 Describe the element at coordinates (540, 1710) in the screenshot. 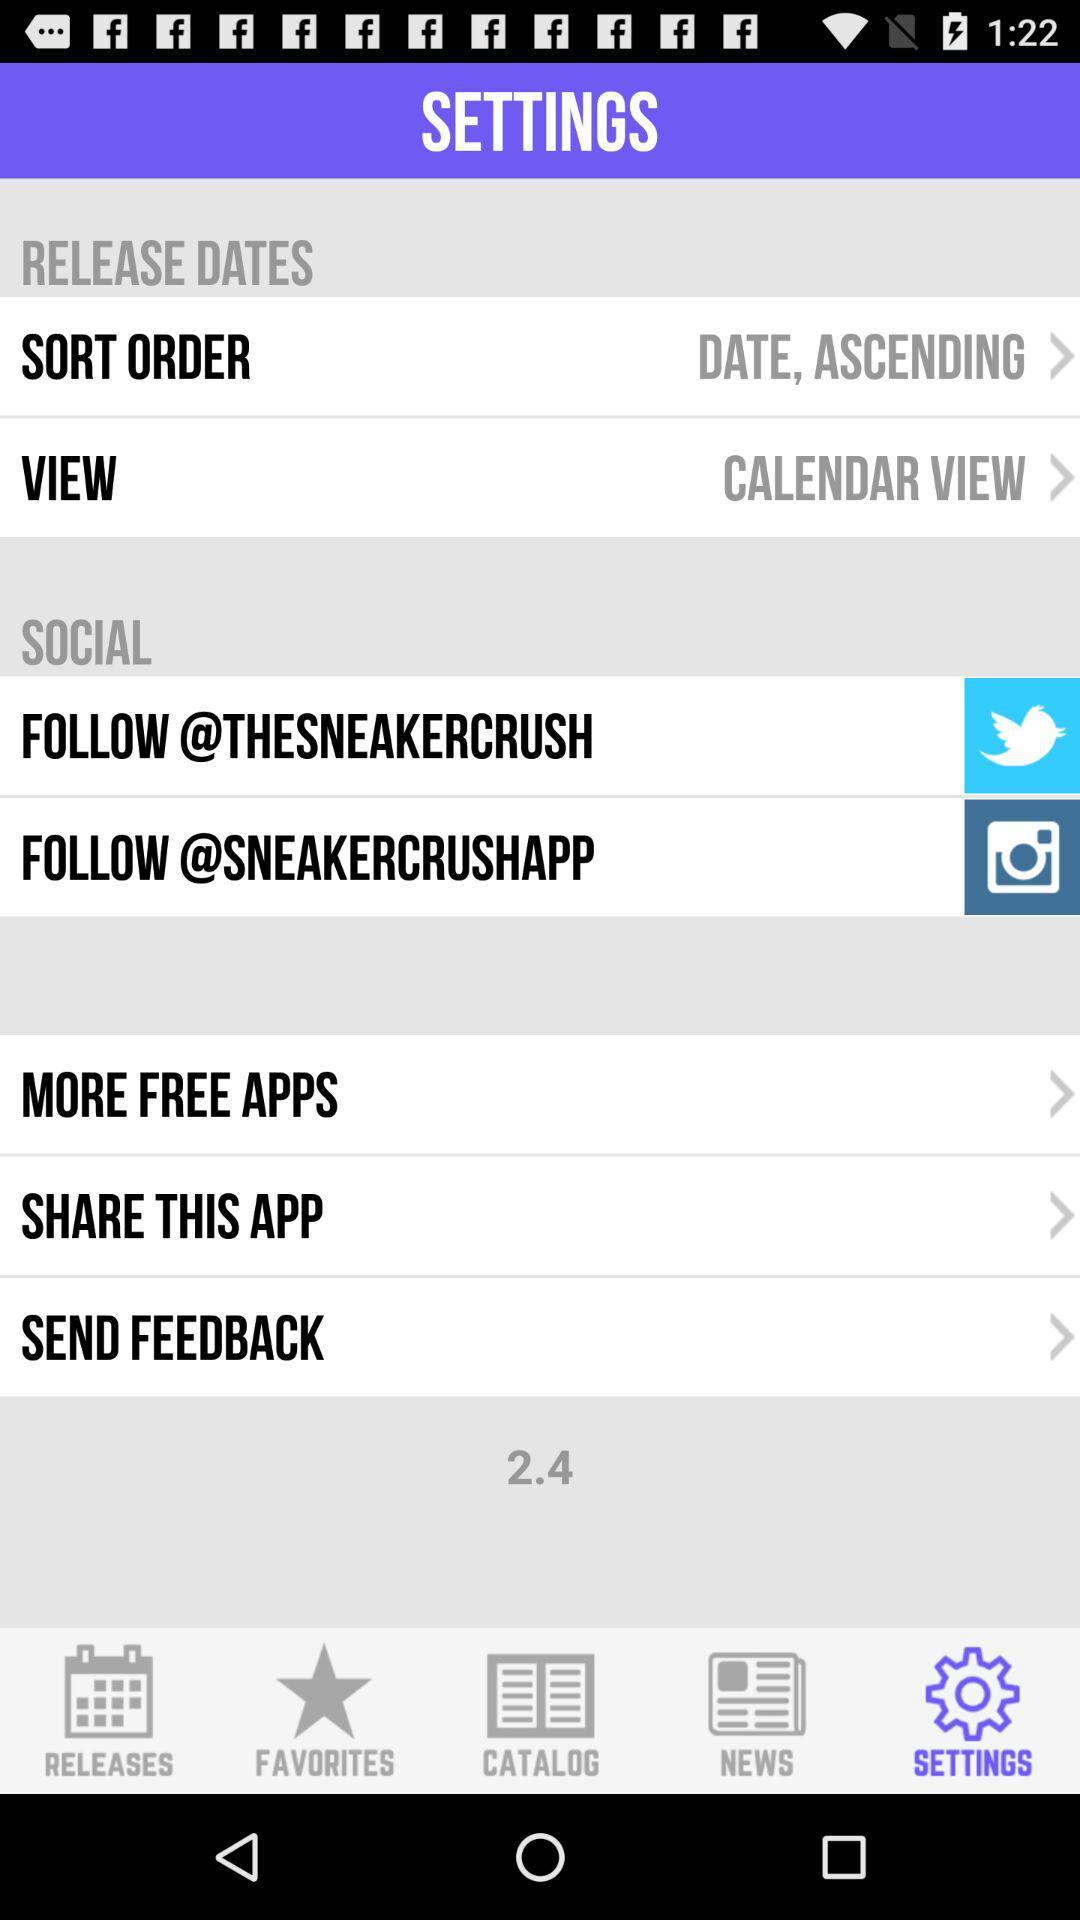

I see `catalog` at that location.